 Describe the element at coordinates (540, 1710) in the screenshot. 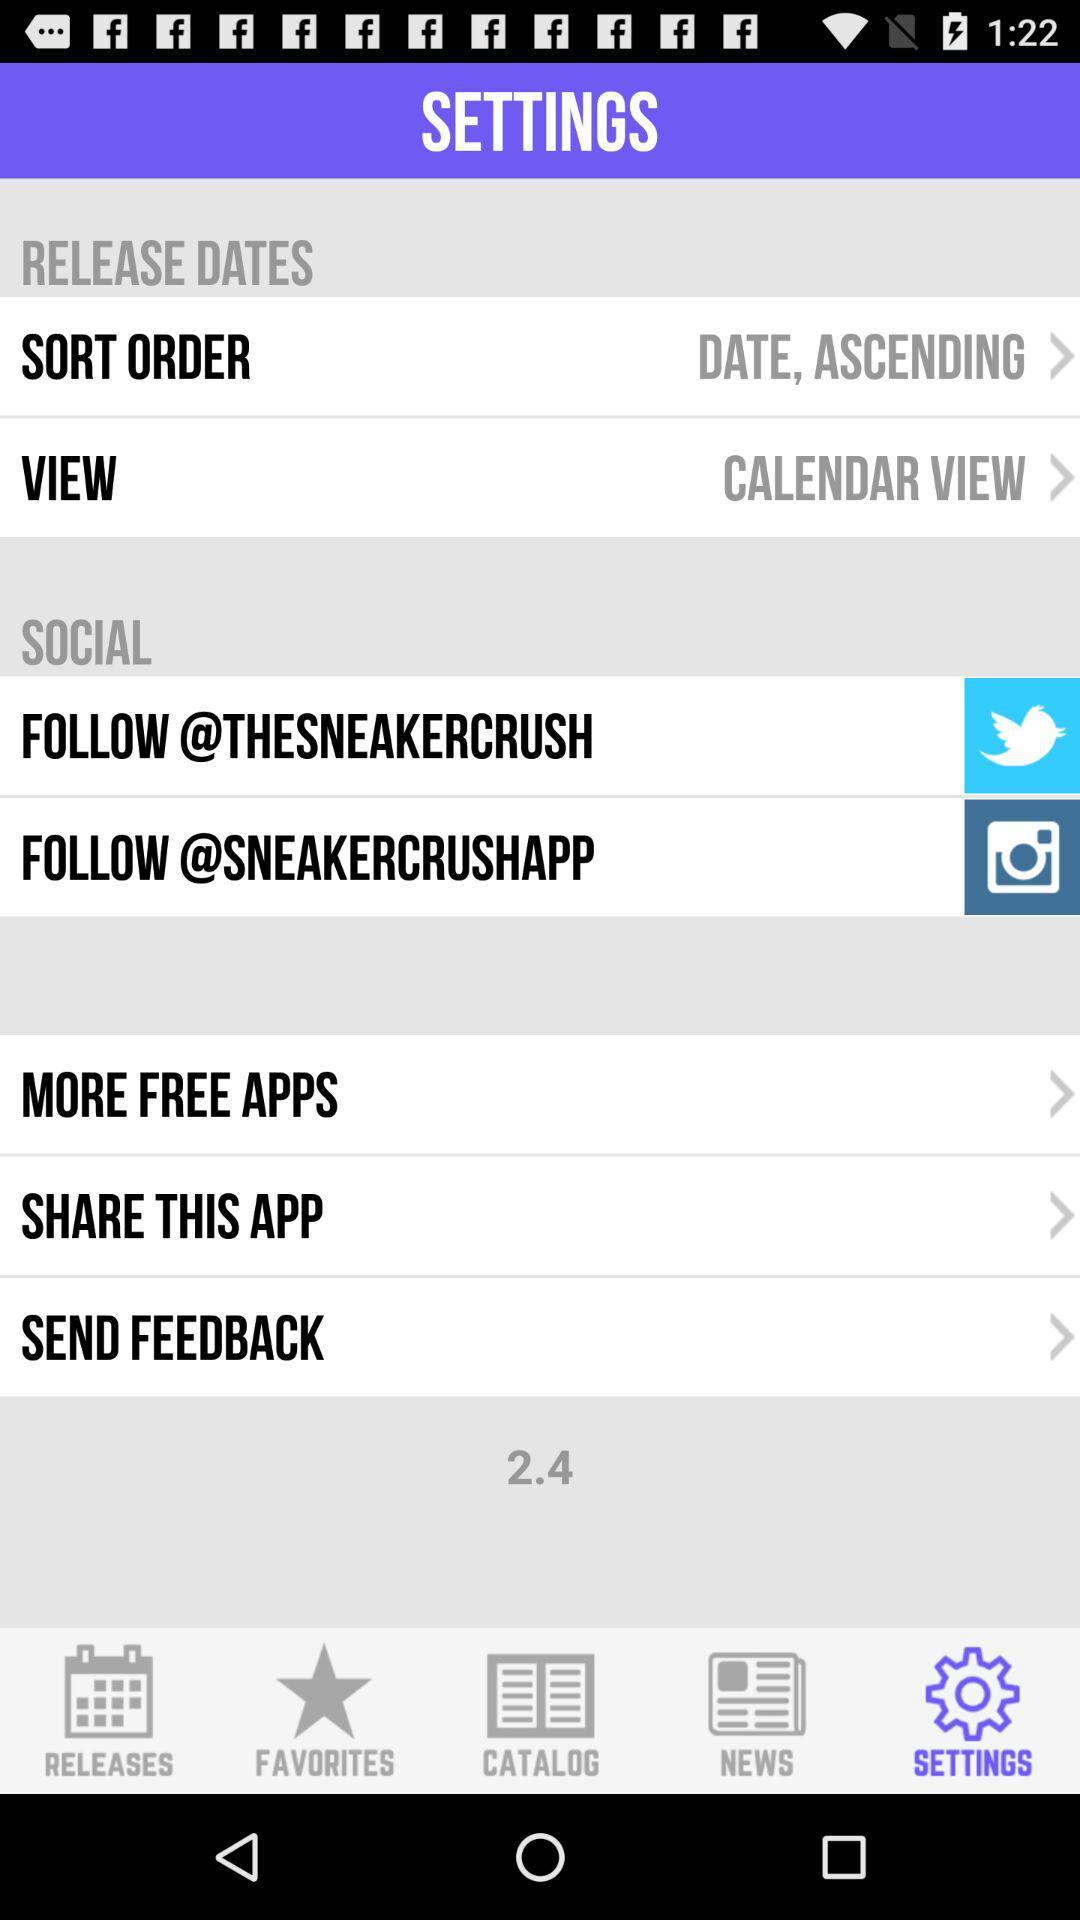

I see `catalog` at that location.